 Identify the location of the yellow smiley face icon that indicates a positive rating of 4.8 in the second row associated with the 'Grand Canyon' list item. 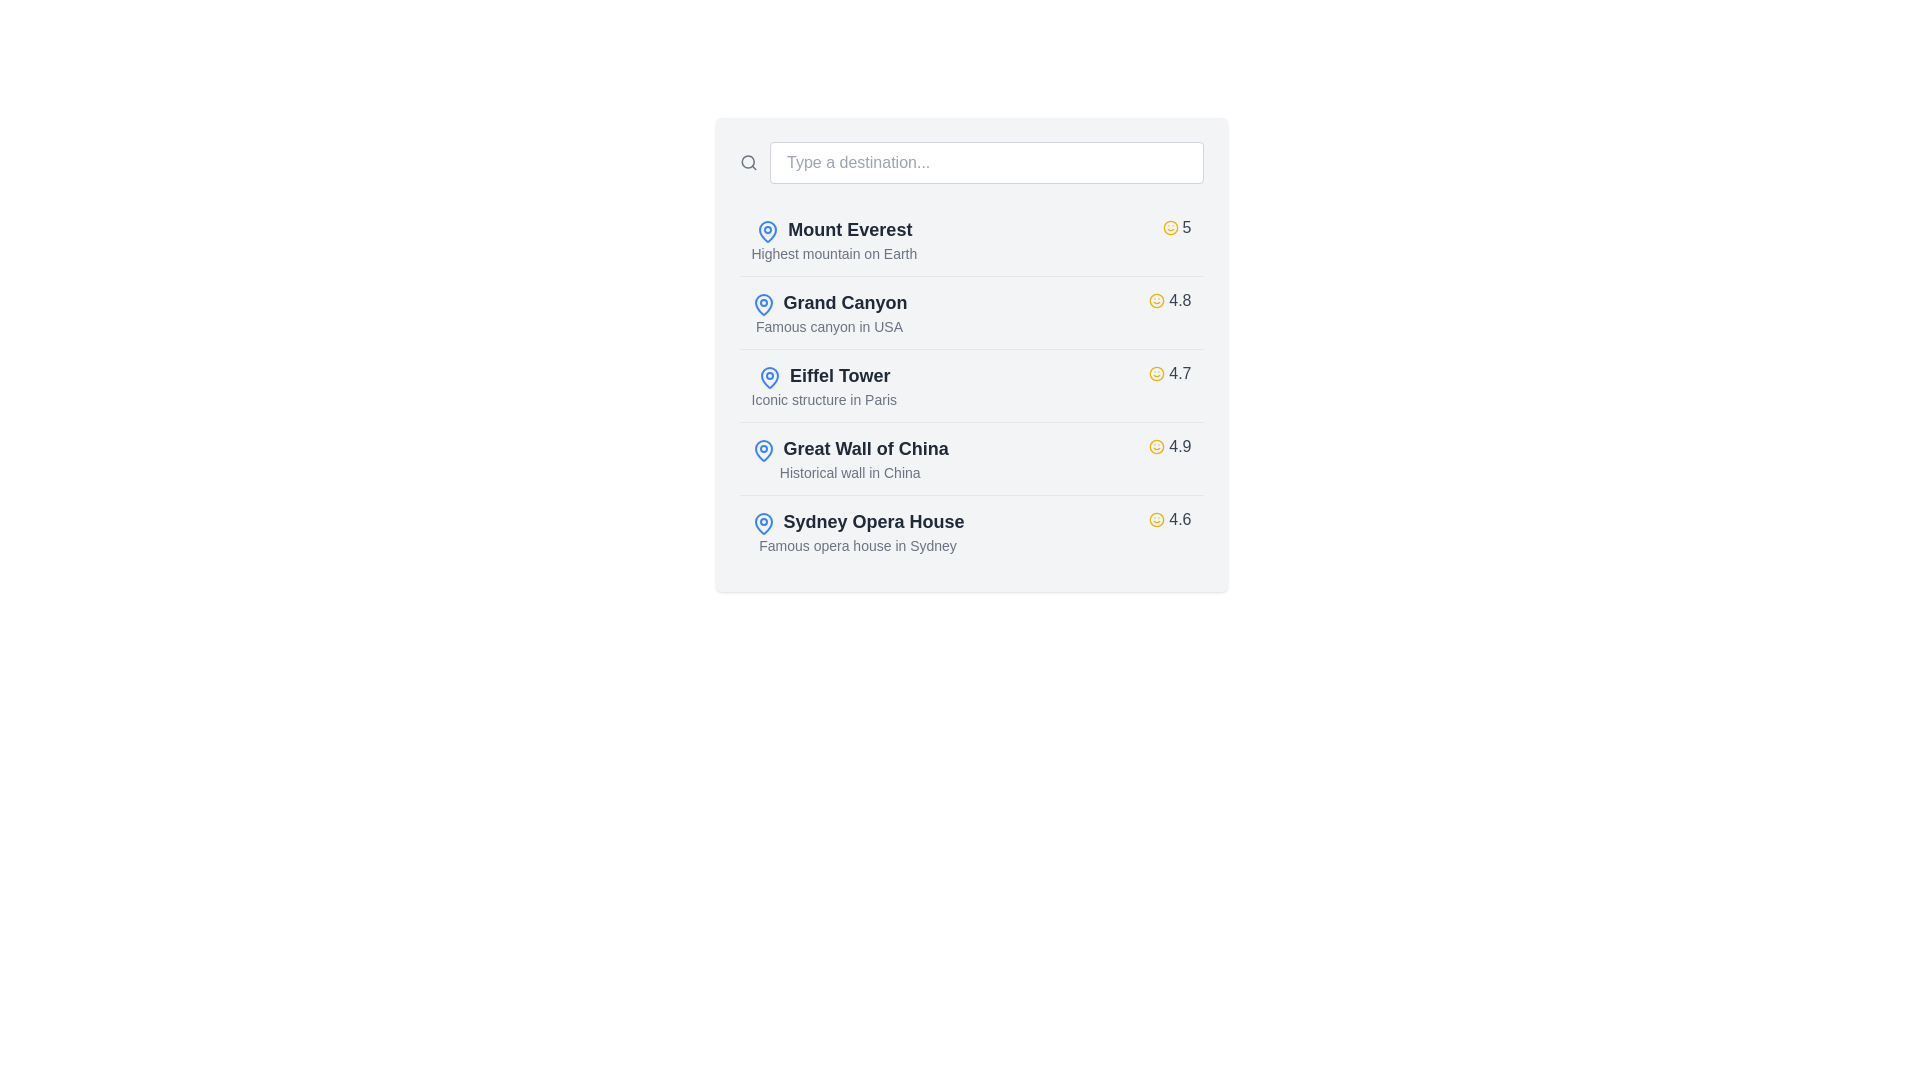
(1157, 300).